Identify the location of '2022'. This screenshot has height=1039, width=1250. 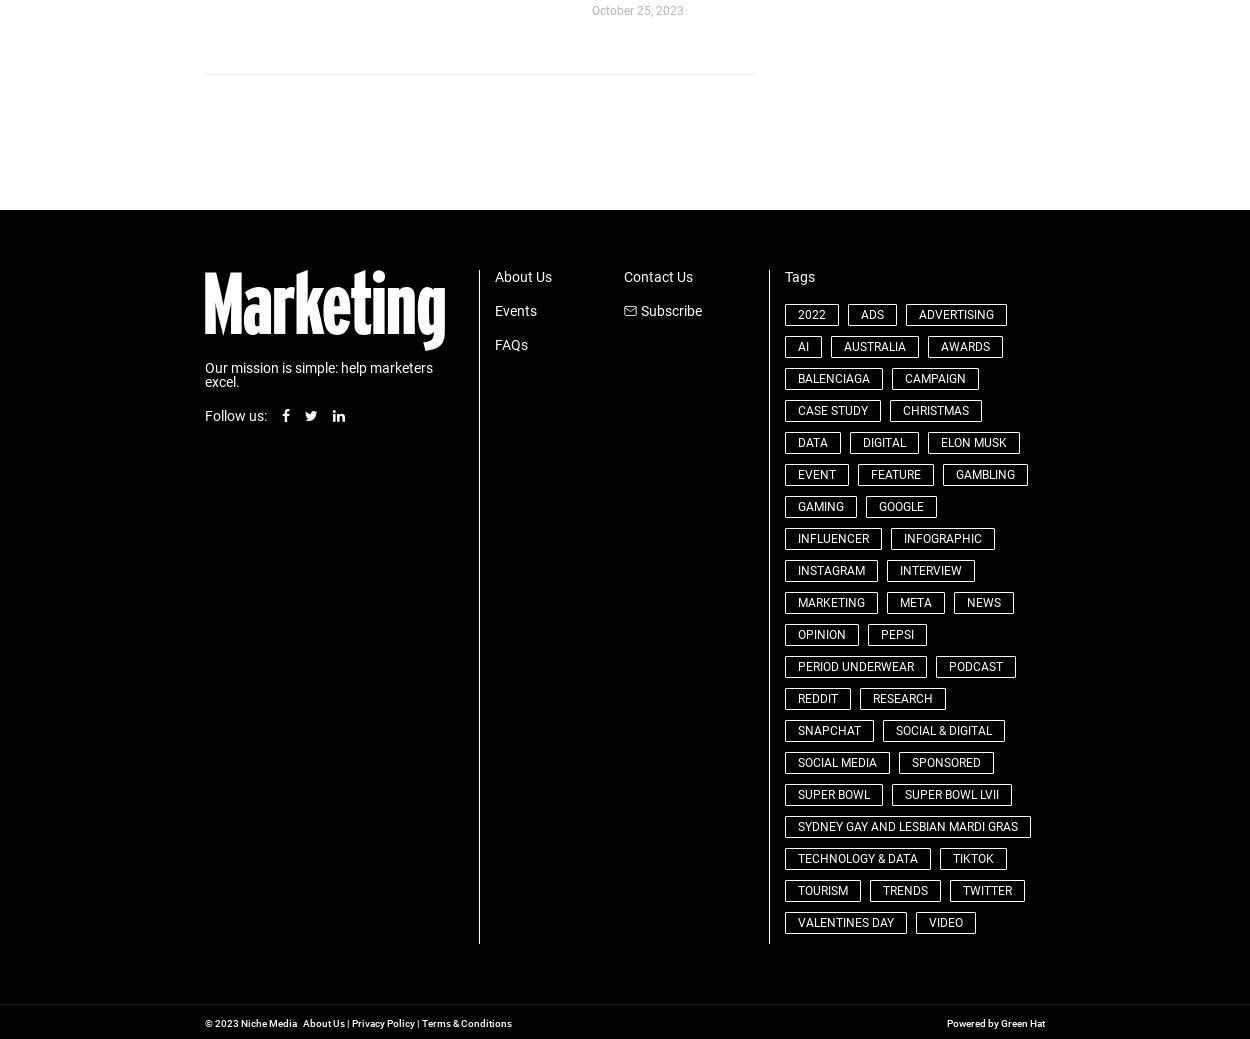
(811, 313).